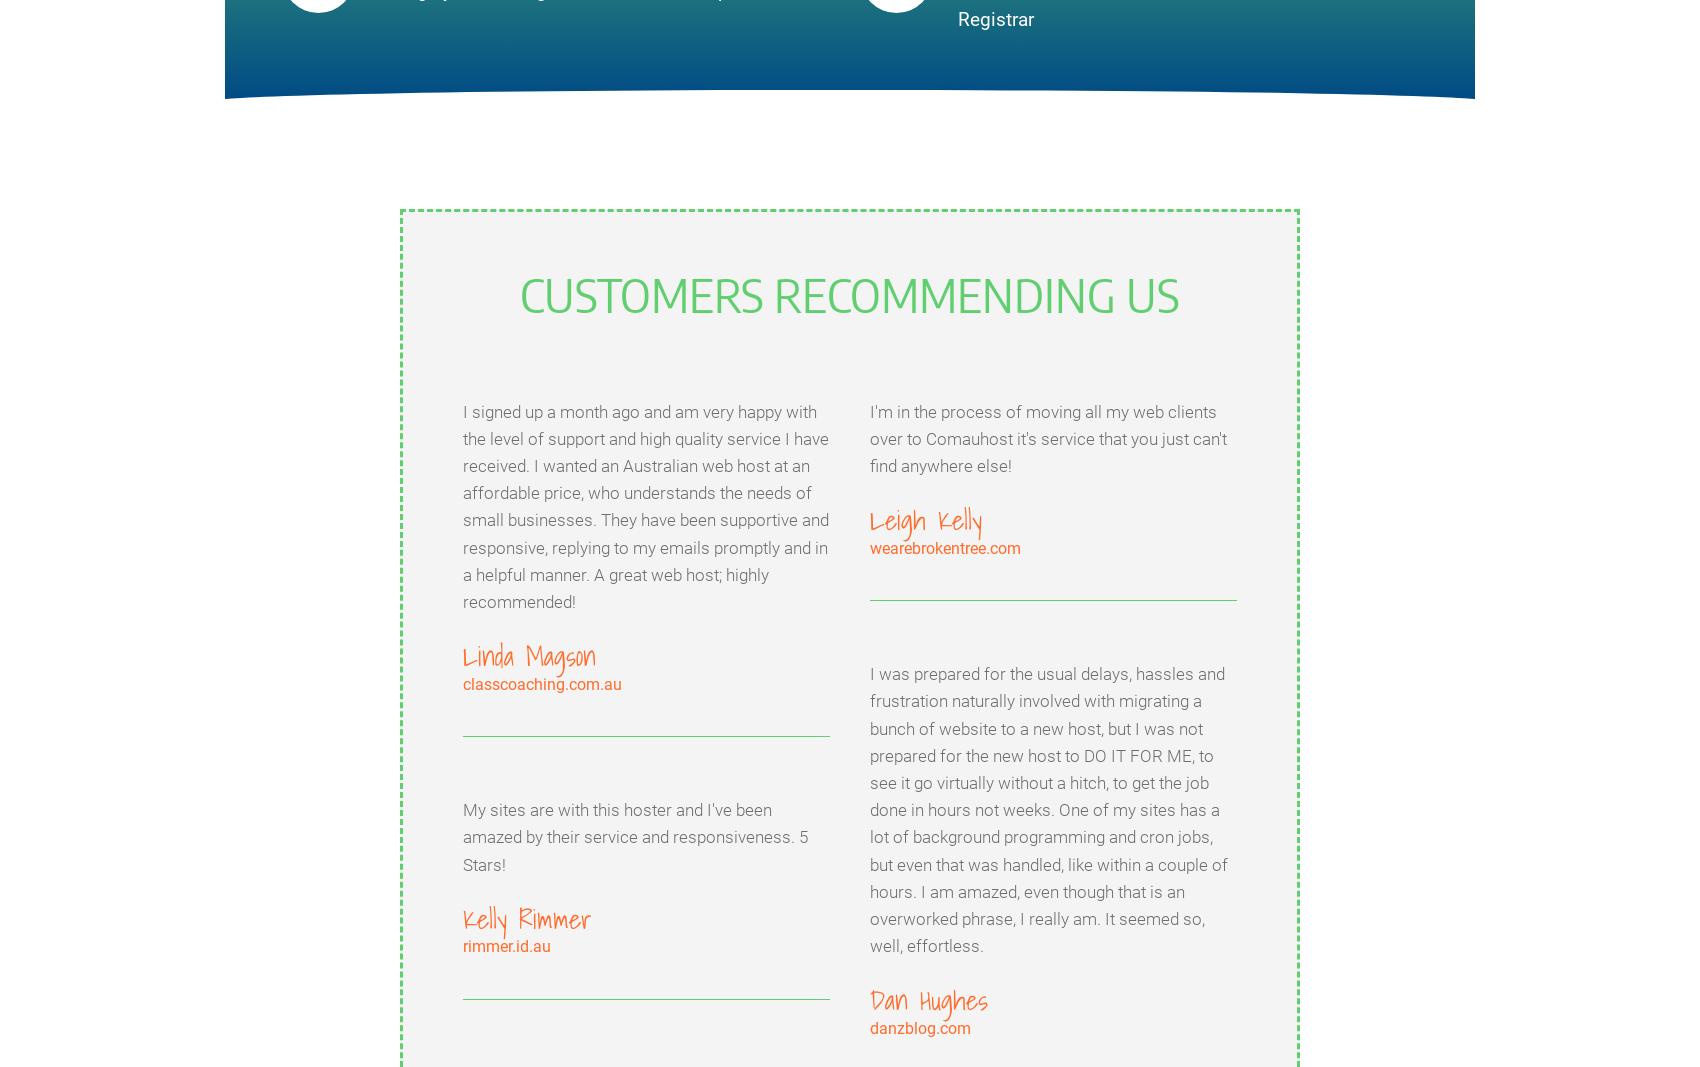 Image resolution: width=1700 pixels, height=1067 pixels. Describe the element at coordinates (925, 518) in the screenshot. I see `'Leigh Kelly'` at that location.